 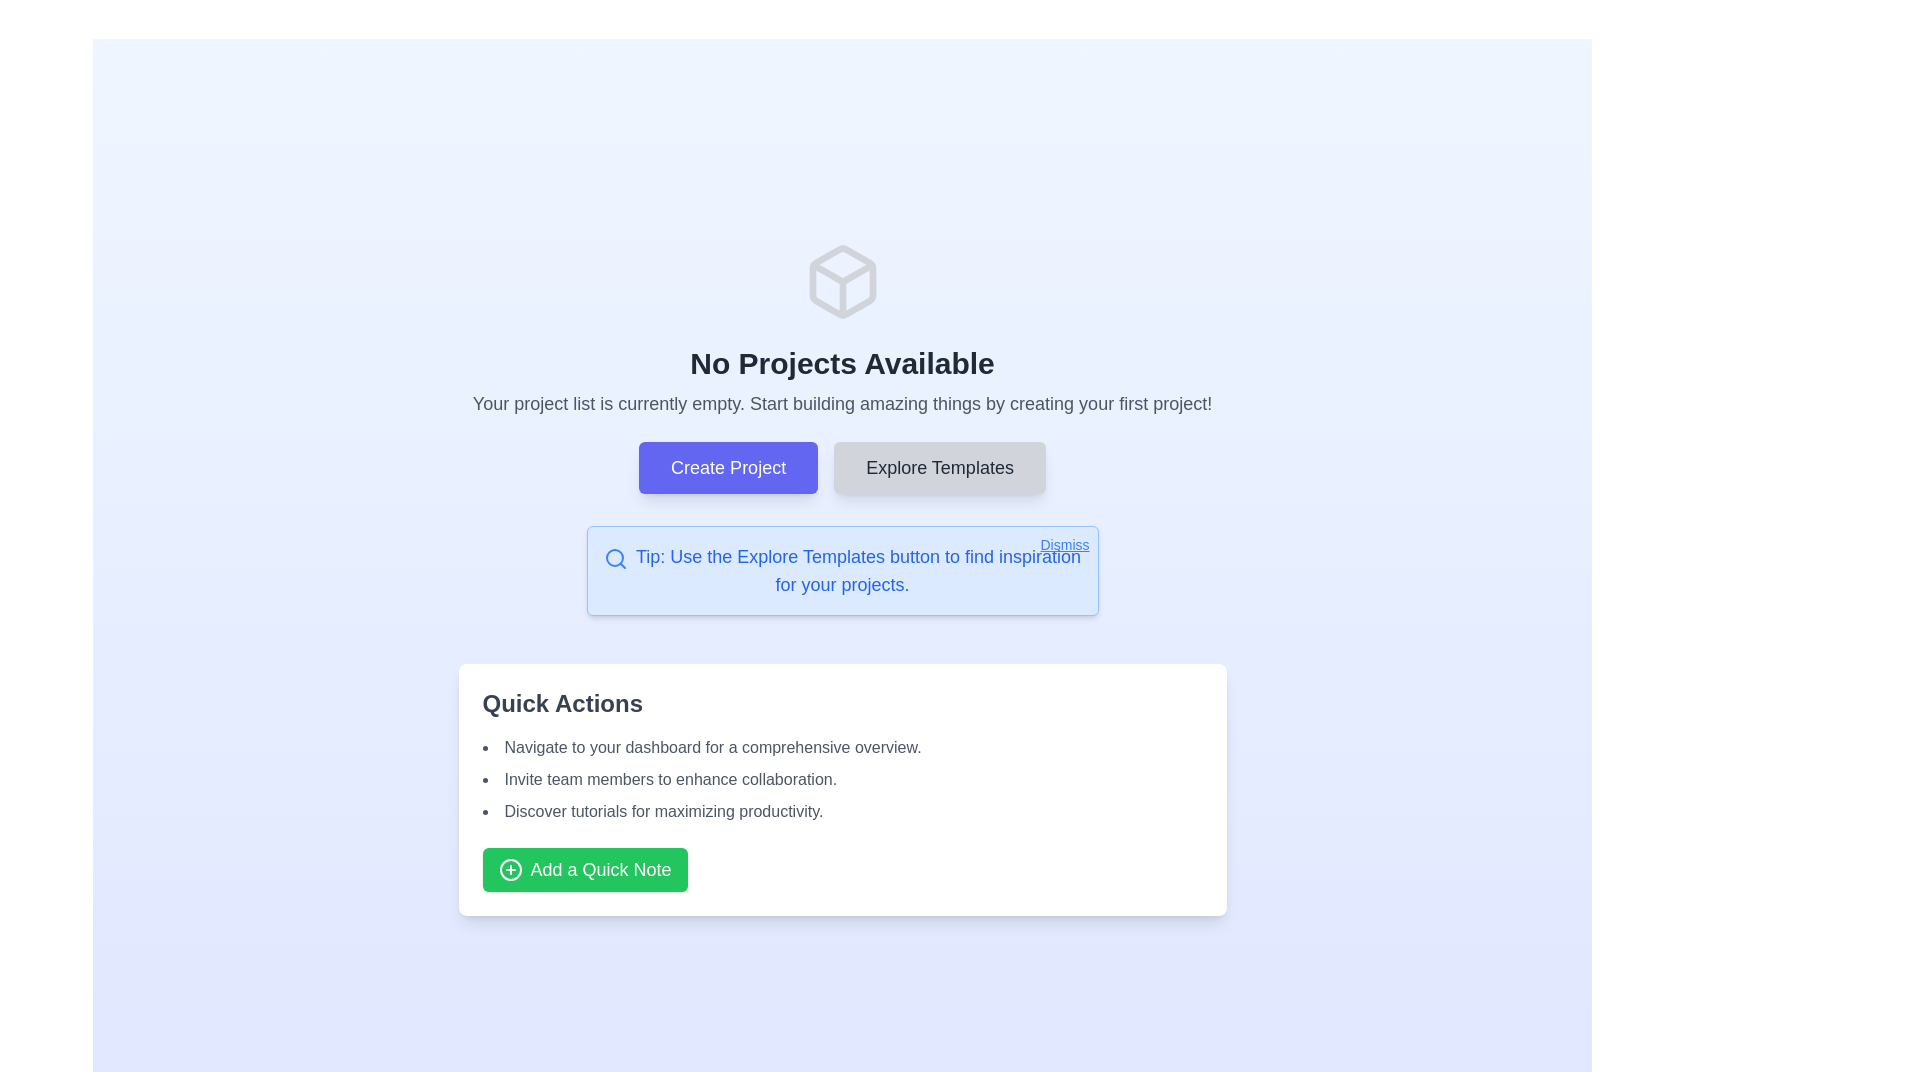 I want to click on circular element with a blue stroke color located within the search icon near the tip text section at the top-center of the page, so click(x=613, y=557).